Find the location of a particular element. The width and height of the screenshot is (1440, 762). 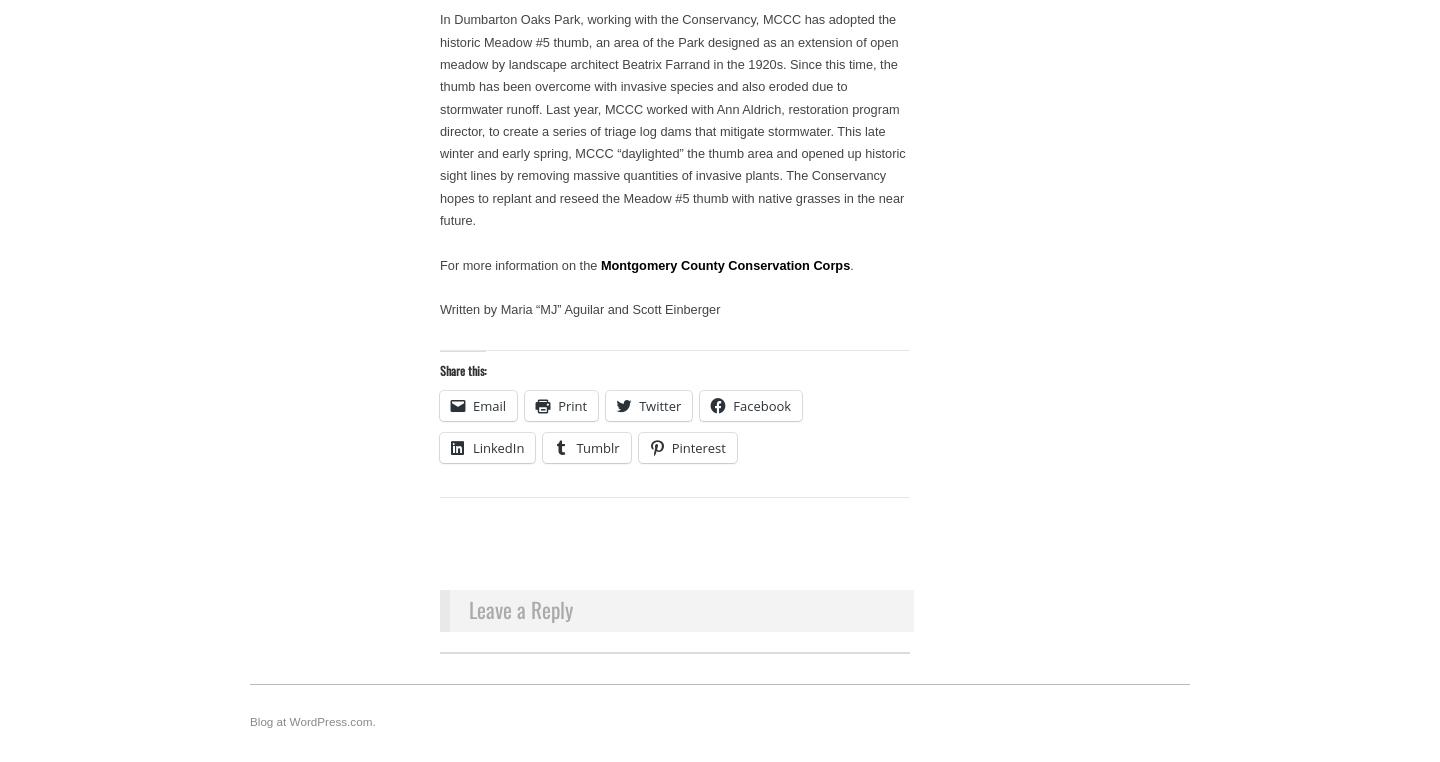

'Leave a Reply' is located at coordinates (519, 608).